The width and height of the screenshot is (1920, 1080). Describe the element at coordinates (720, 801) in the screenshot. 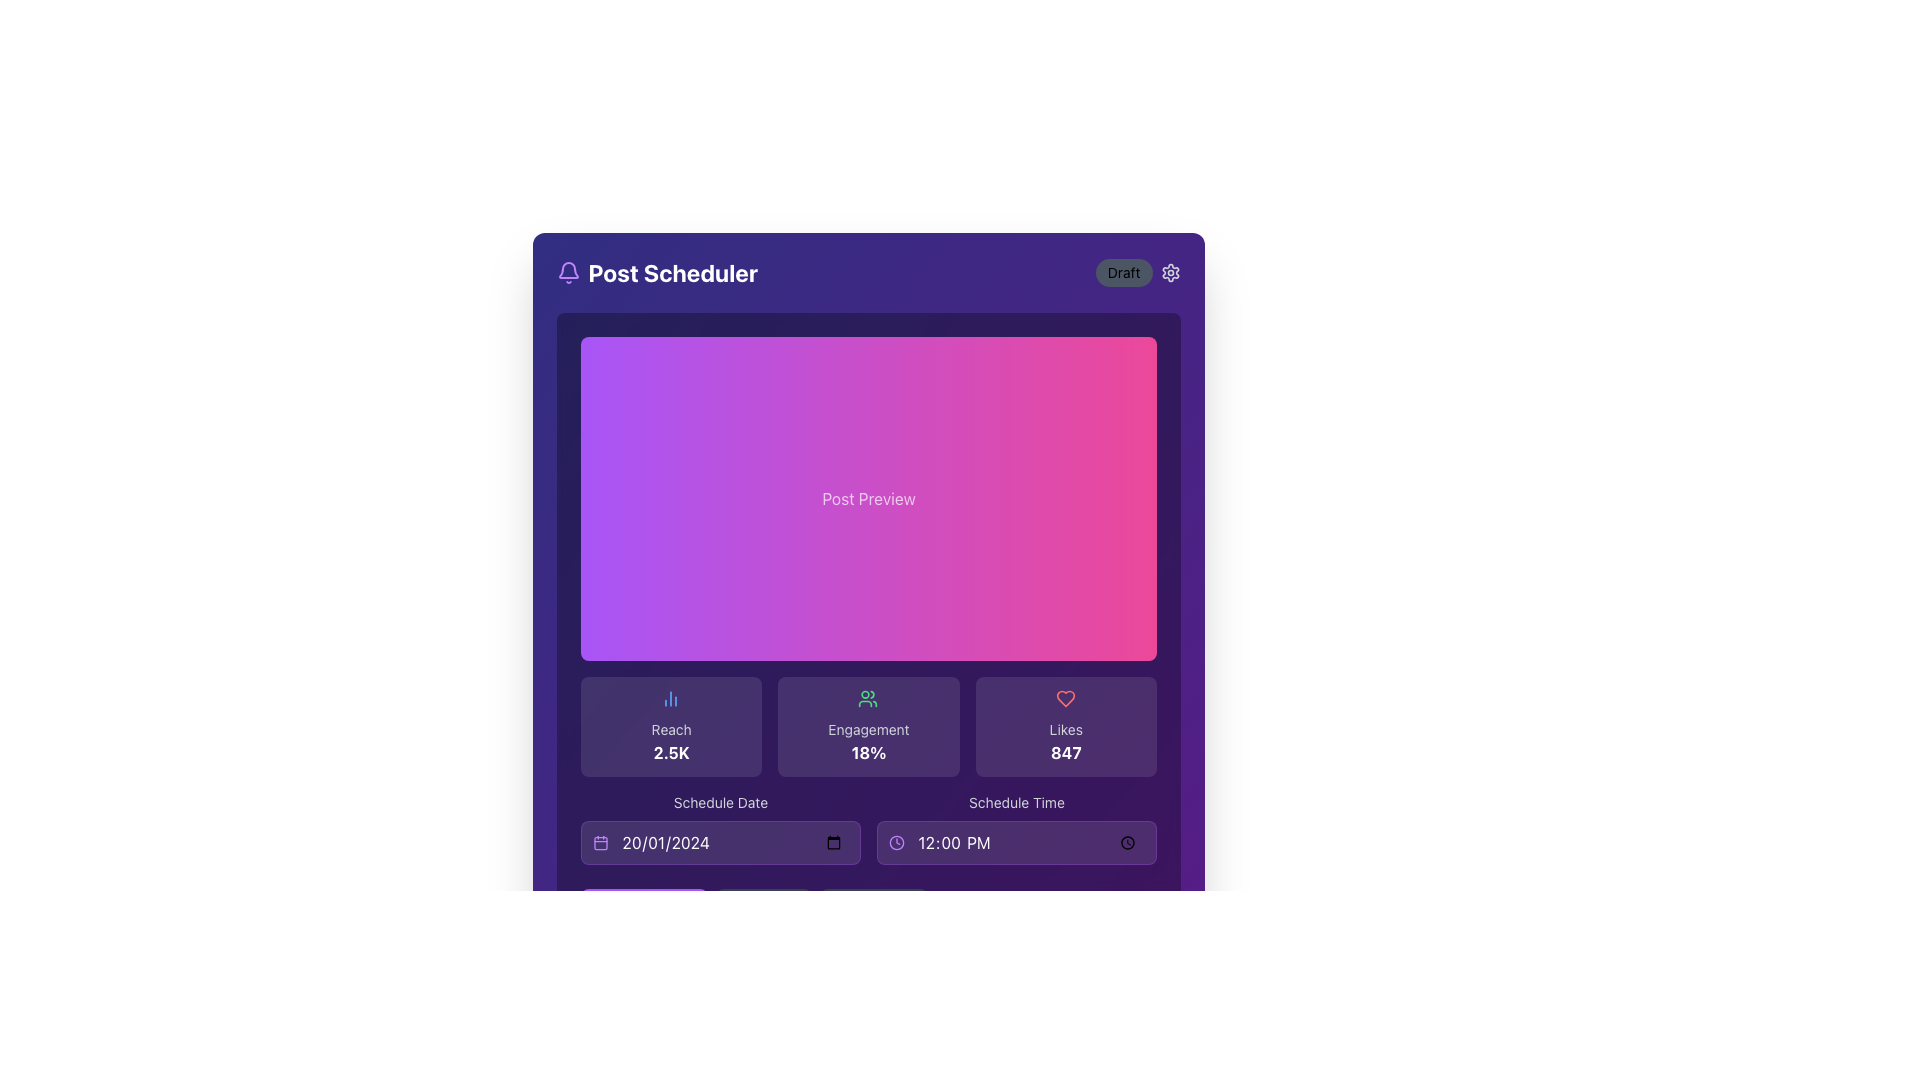

I see `the 'Schedule Date' label text, which is displayed in a small light gray font on a purple background, located above the date input field` at that location.